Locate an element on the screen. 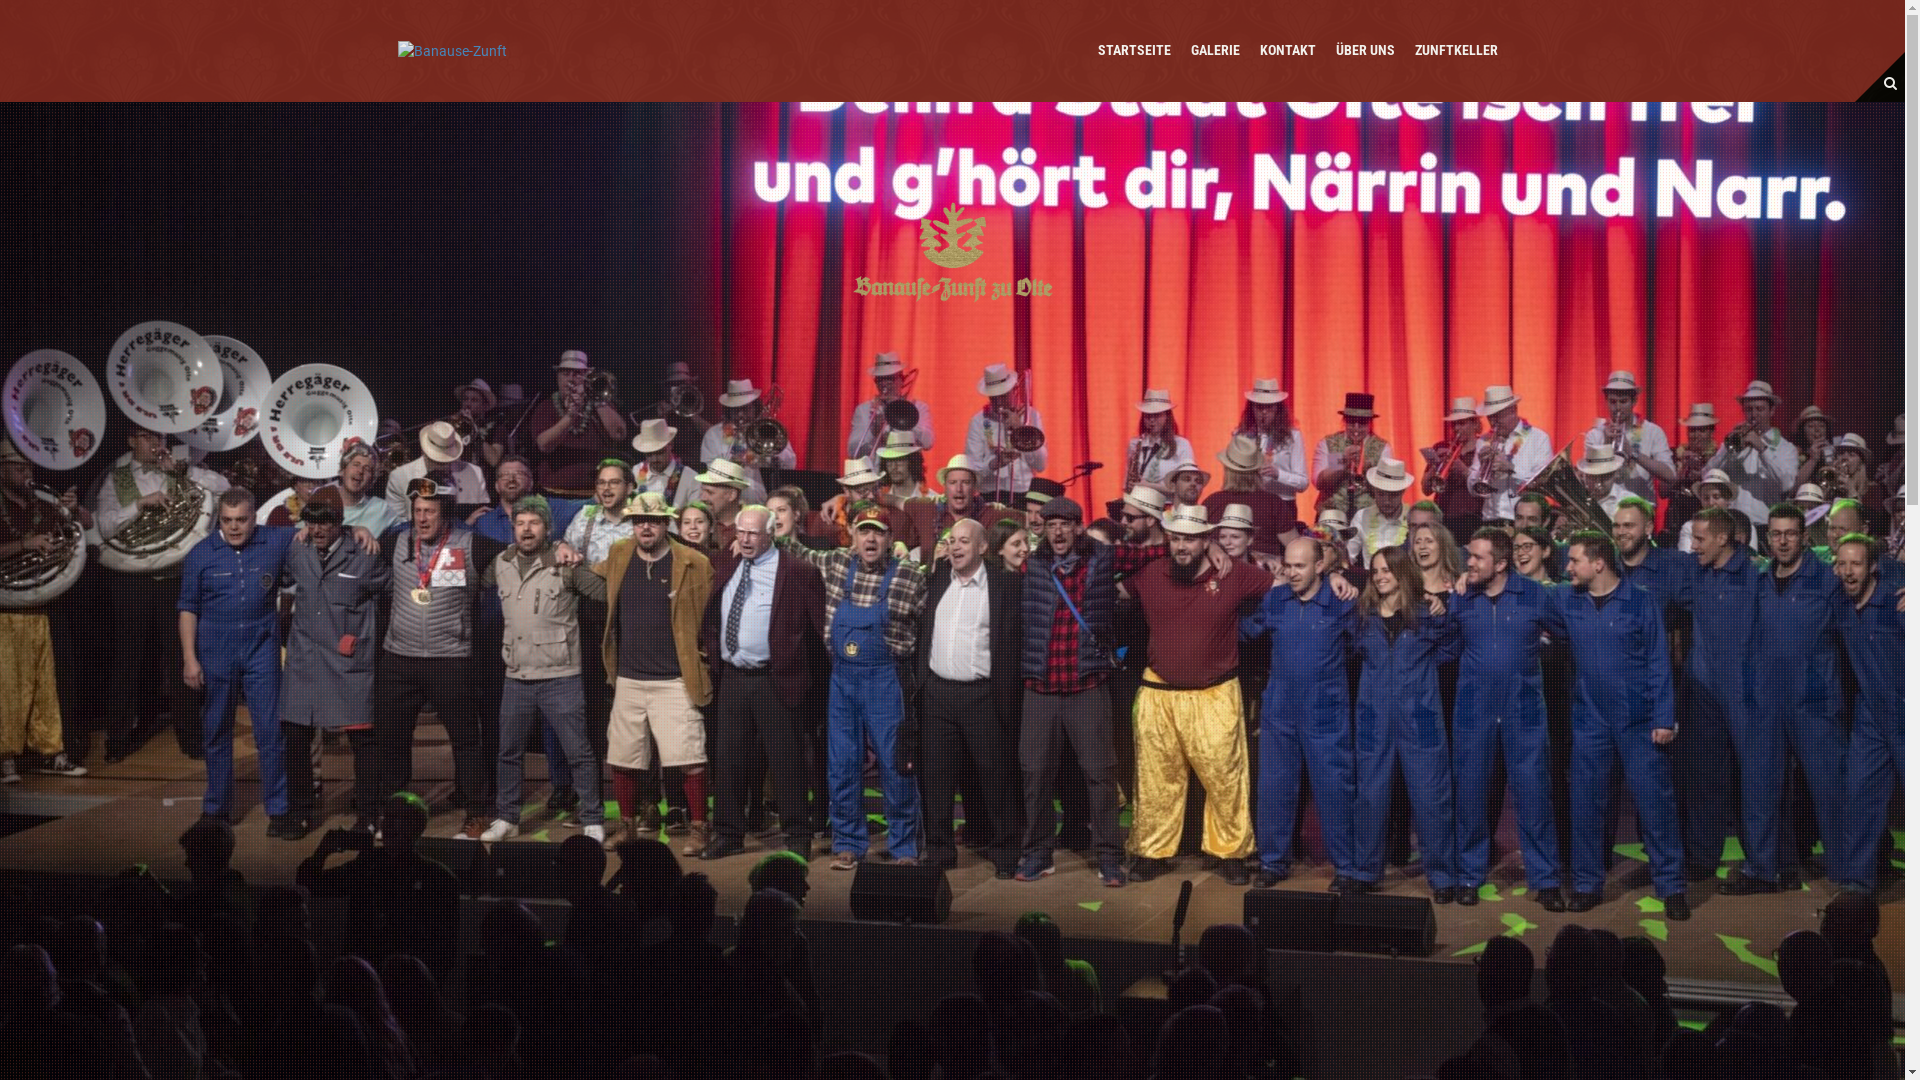 The height and width of the screenshot is (1080, 1920). 'ZUNFTKELLER' is located at coordinates (1413, 49).